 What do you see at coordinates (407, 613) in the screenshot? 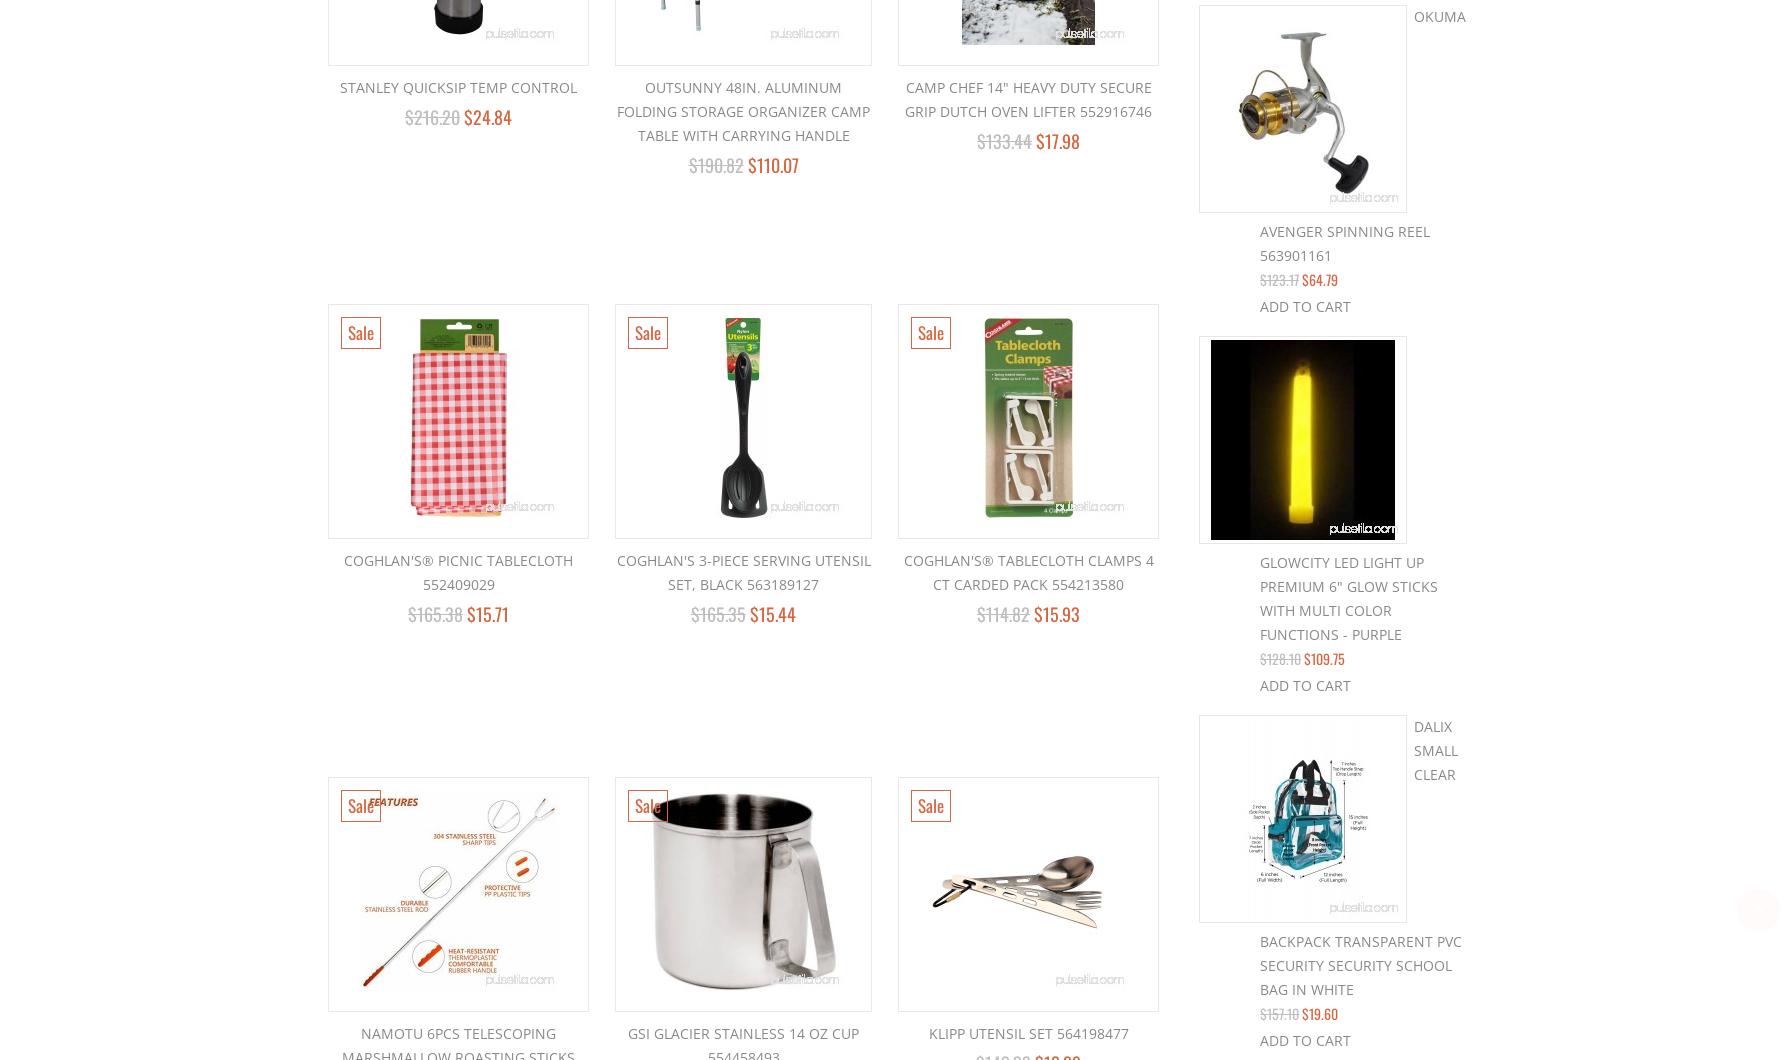
I see `'$165.38'` at bounding box center [407, 613].